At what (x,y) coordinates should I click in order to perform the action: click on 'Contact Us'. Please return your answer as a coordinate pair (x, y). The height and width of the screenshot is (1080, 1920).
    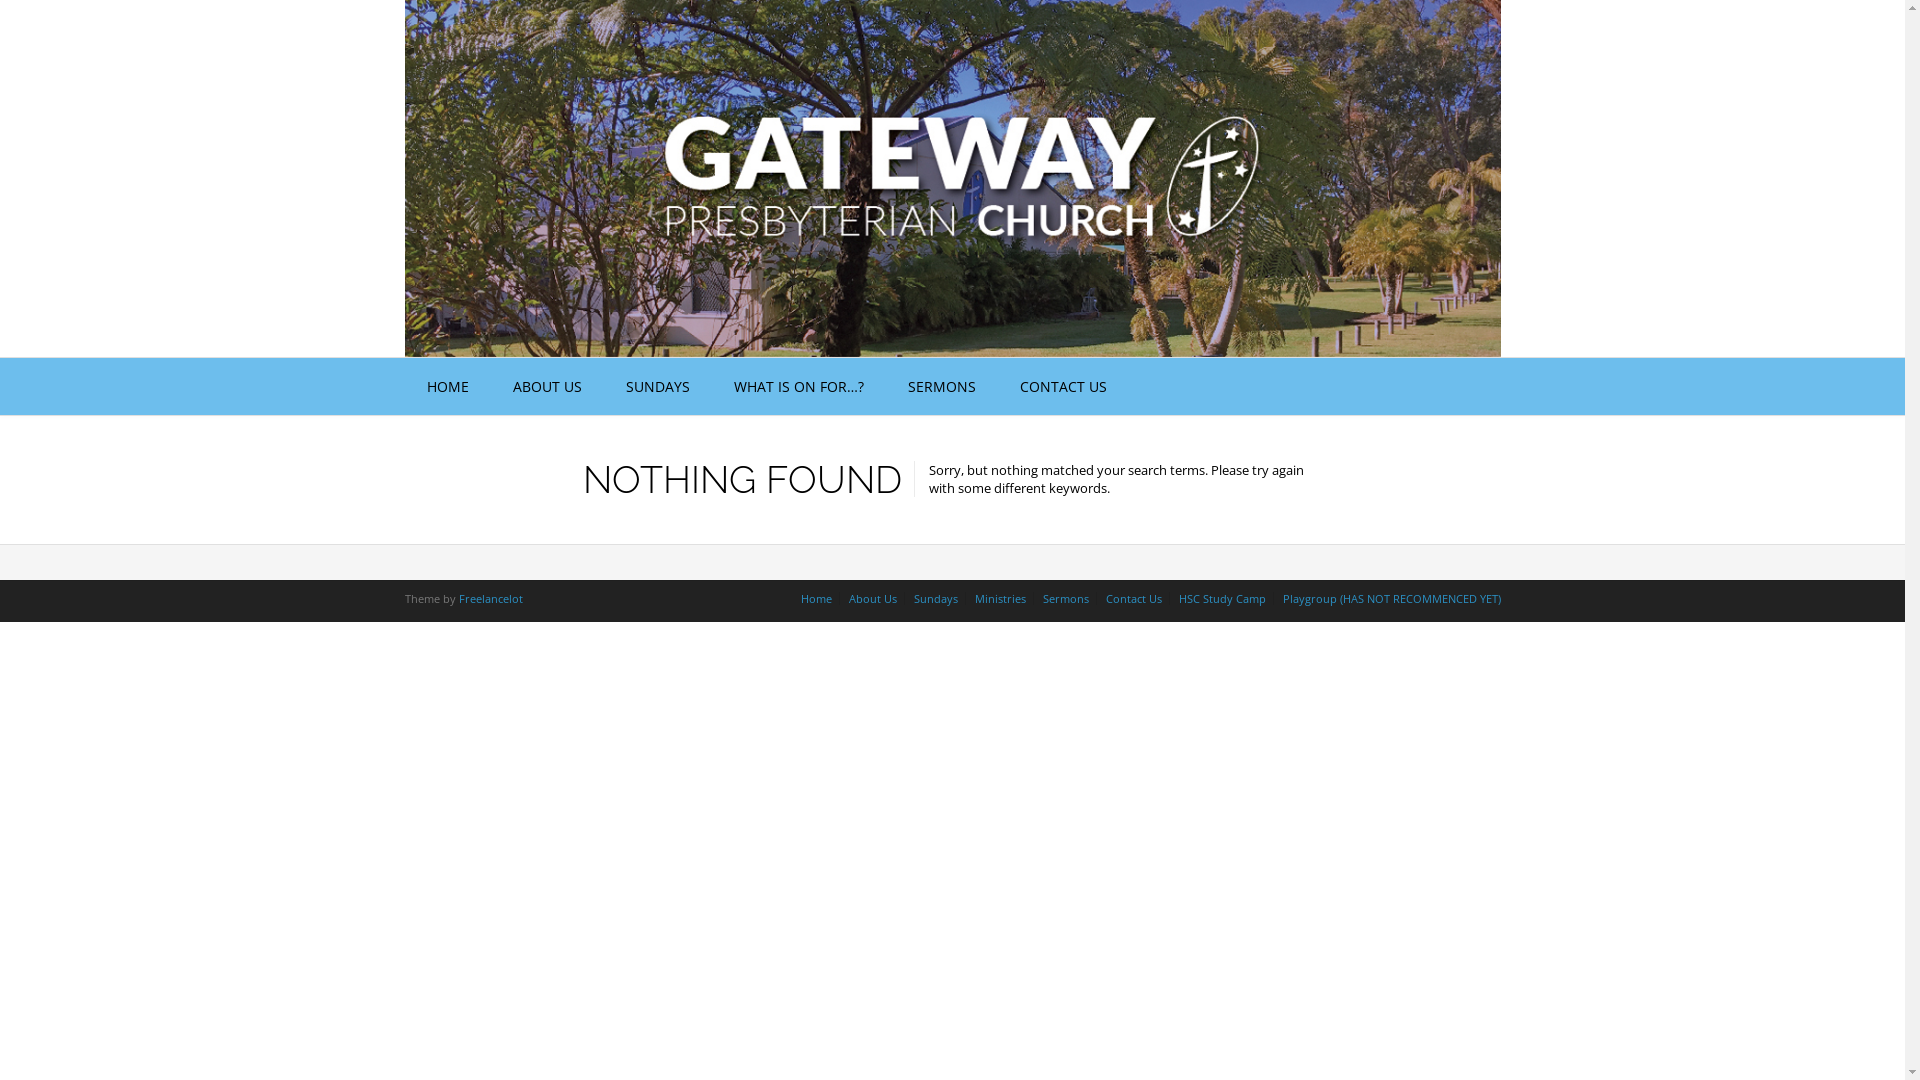
    Looking at the image, I should click on (1132, 597).